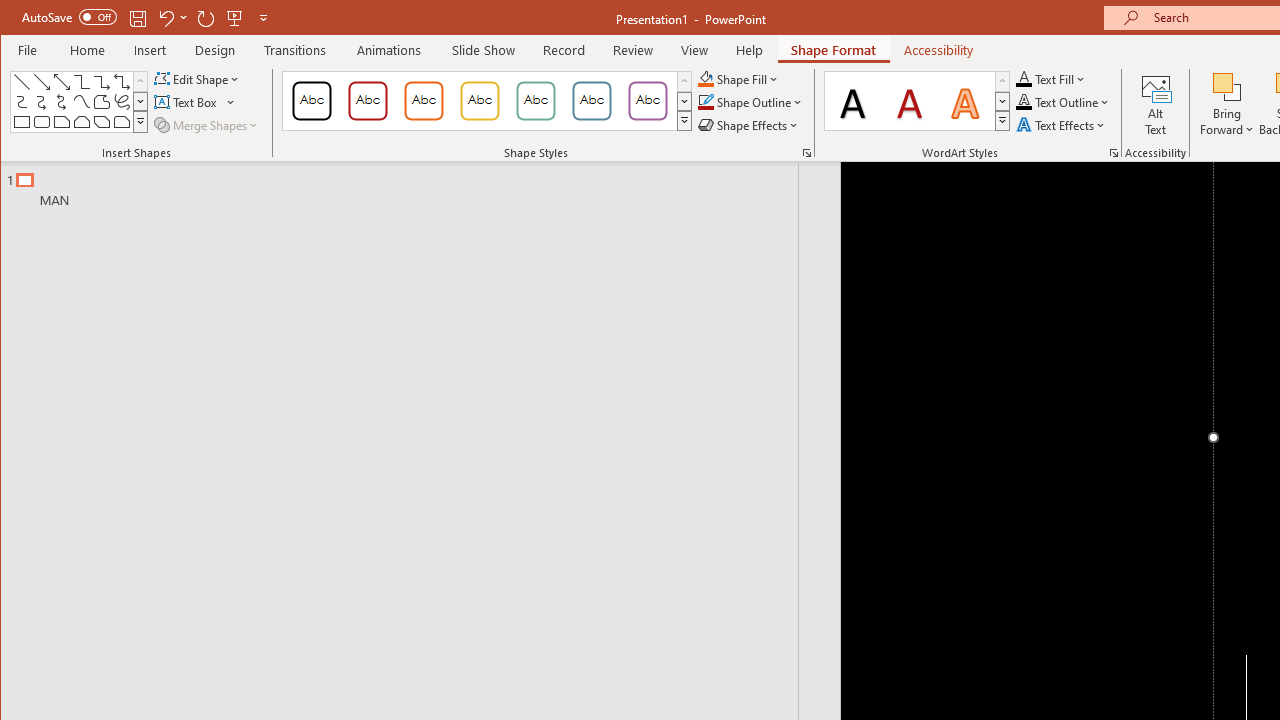 This screenshot has width=1280, height=720. I want to click on 'Format Text Effects...', so click(1113, 152).